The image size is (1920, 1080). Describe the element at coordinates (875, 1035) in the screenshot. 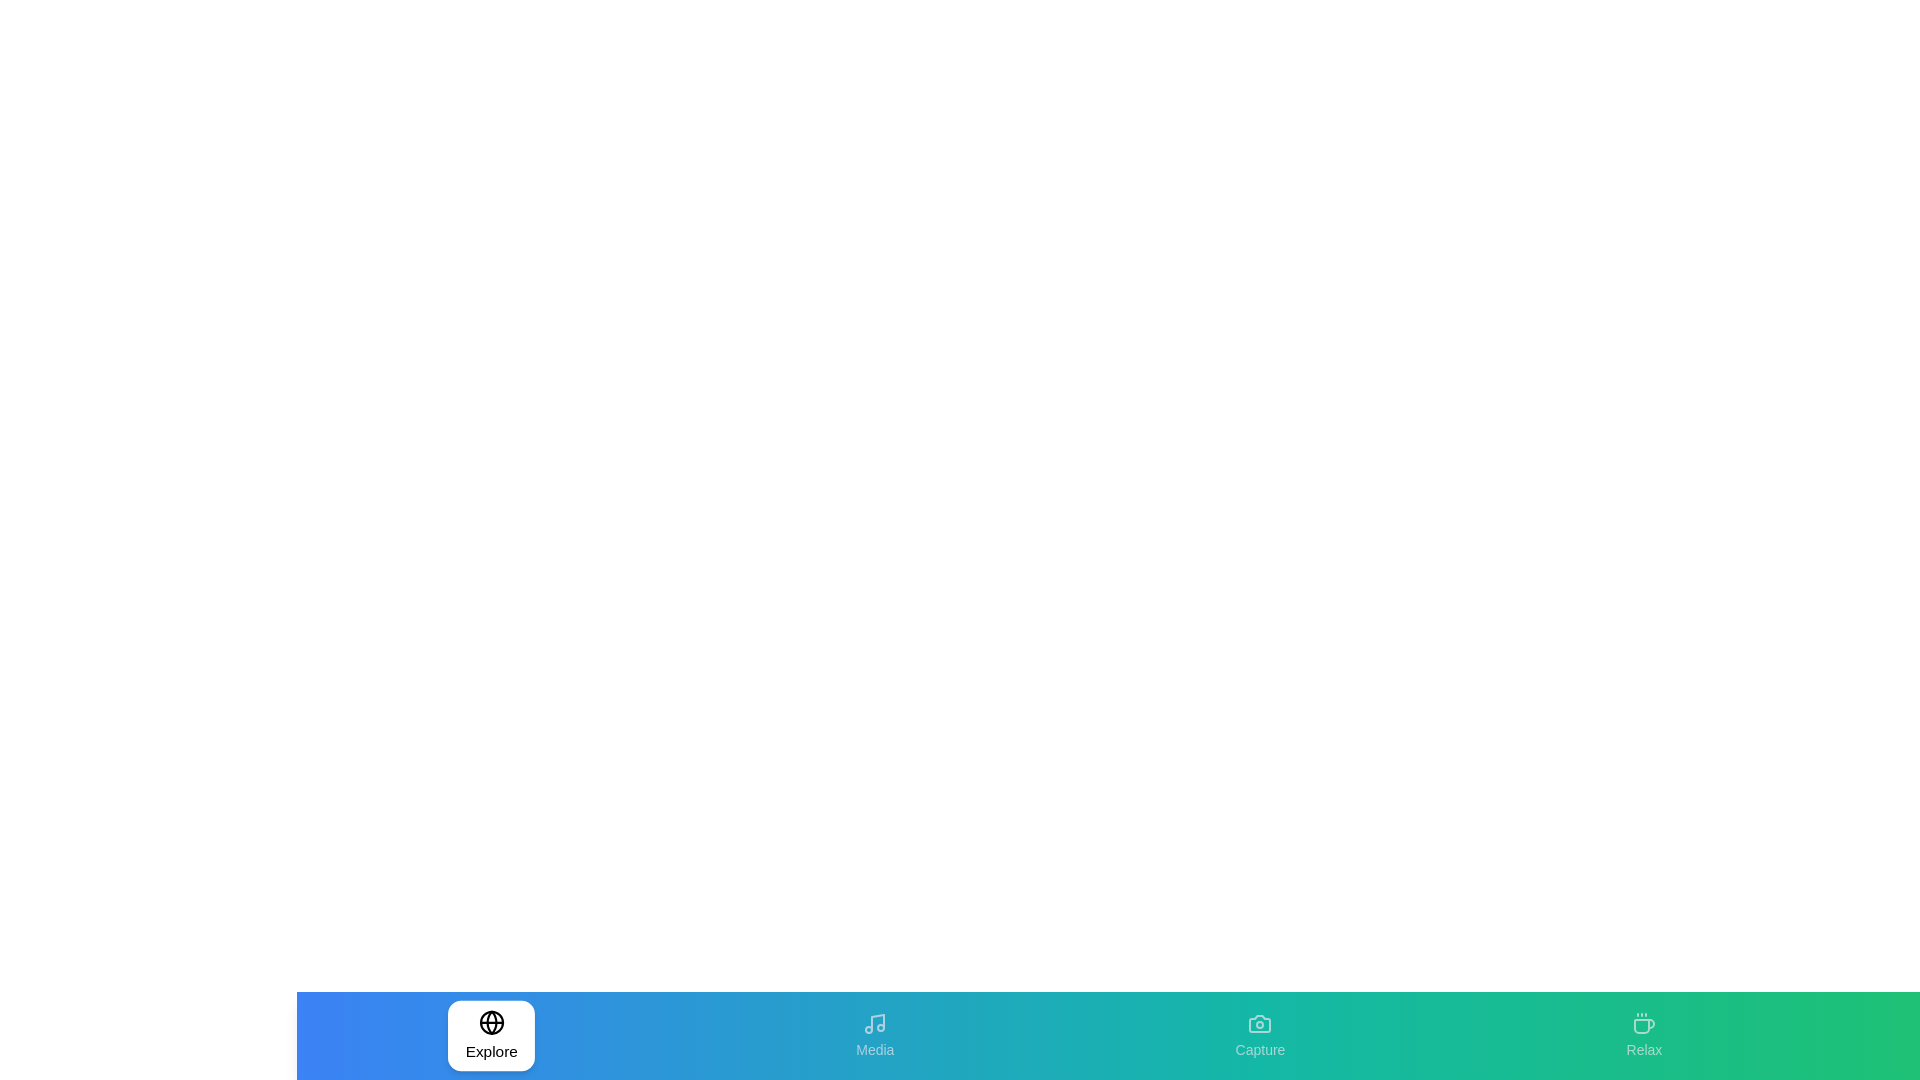

I see `the tab labeled Media` at that location.